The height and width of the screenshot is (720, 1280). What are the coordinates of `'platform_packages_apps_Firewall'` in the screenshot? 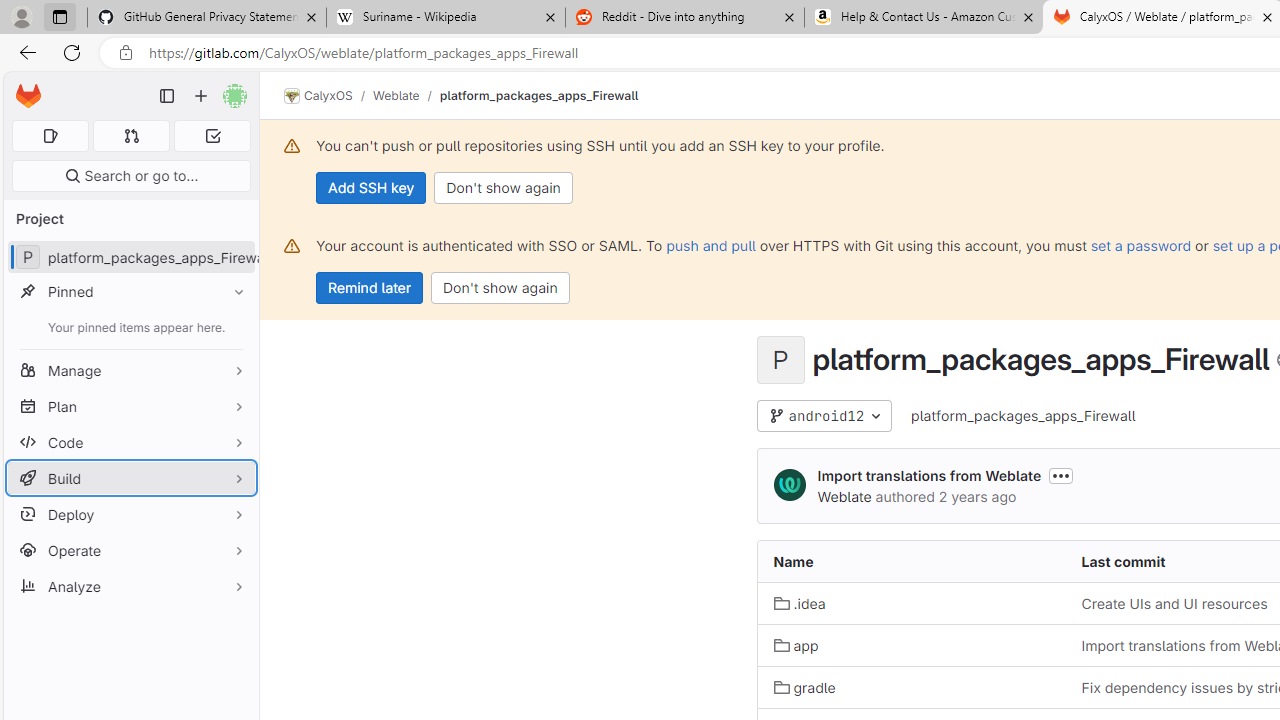 It's located at (1024, 415).